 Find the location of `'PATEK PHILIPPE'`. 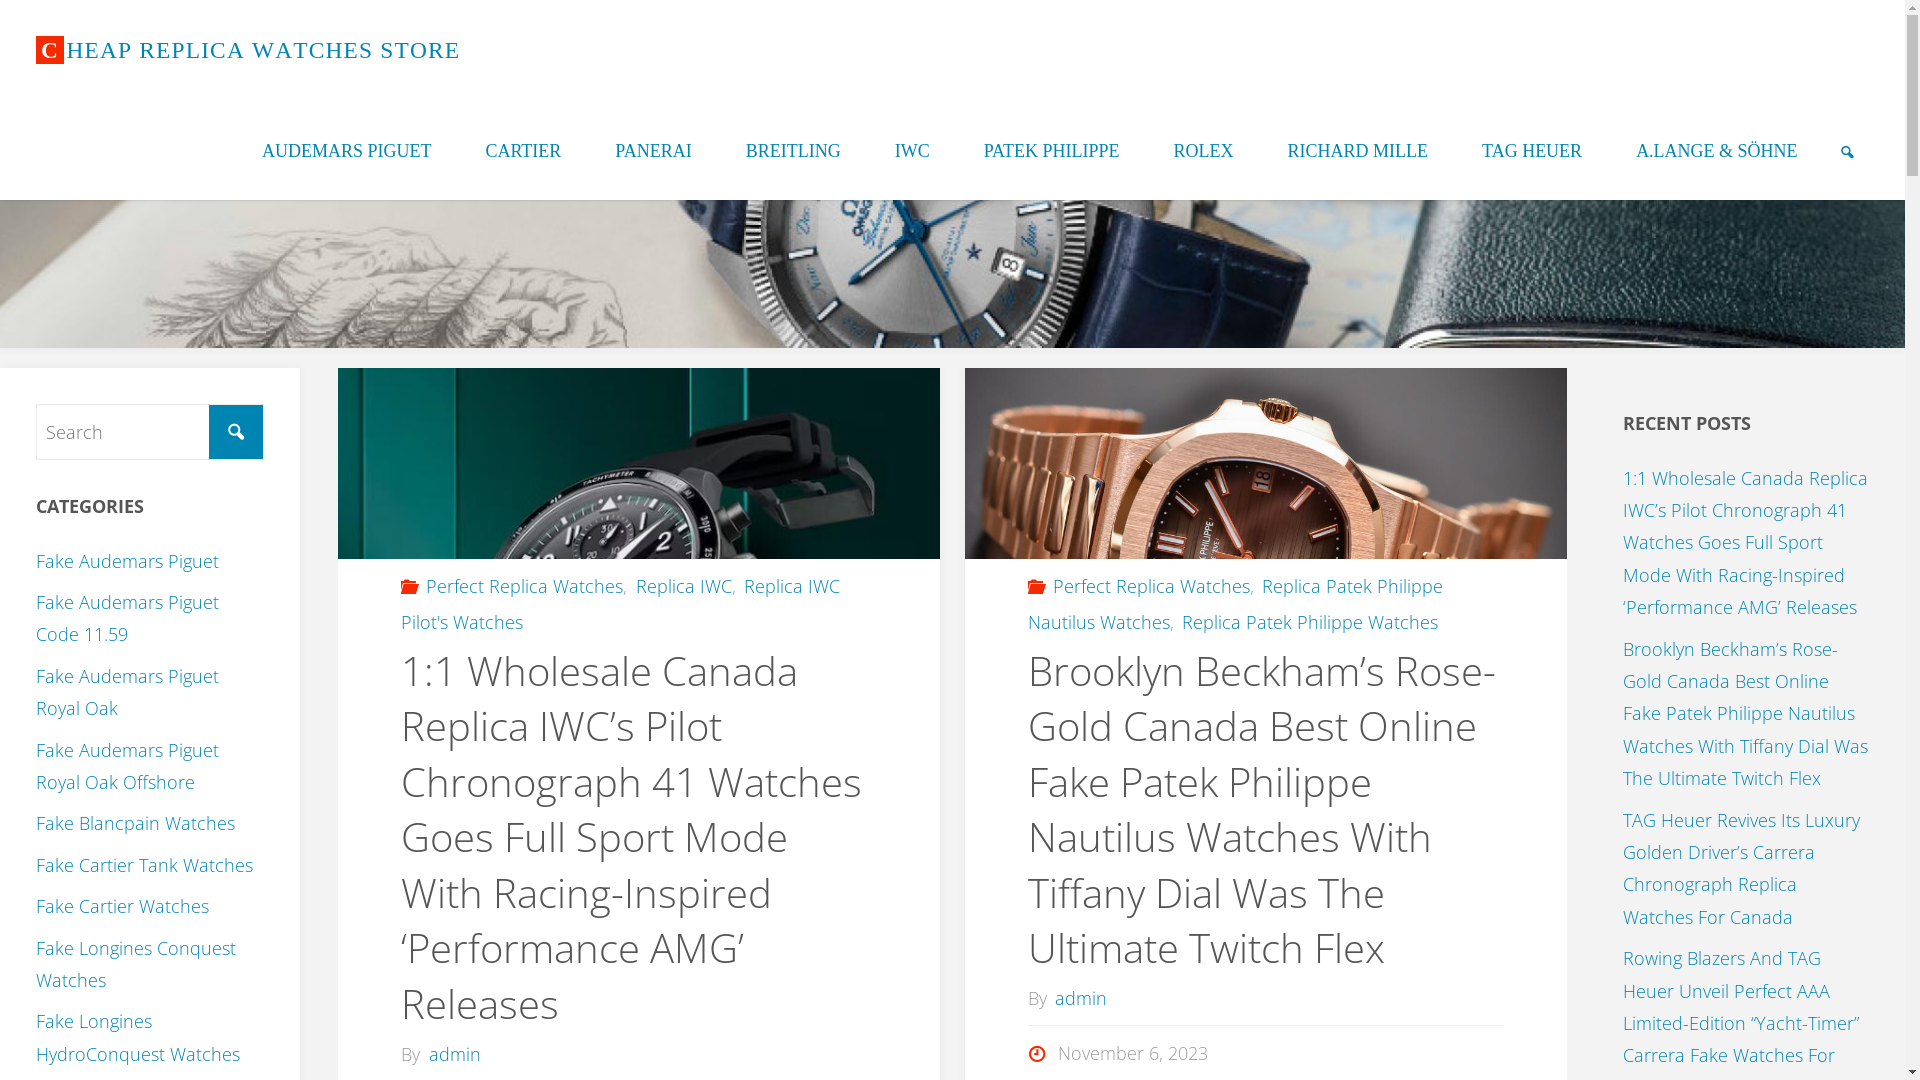

'PATEK PHILIPPE' is located at coordinates (1050, 149).